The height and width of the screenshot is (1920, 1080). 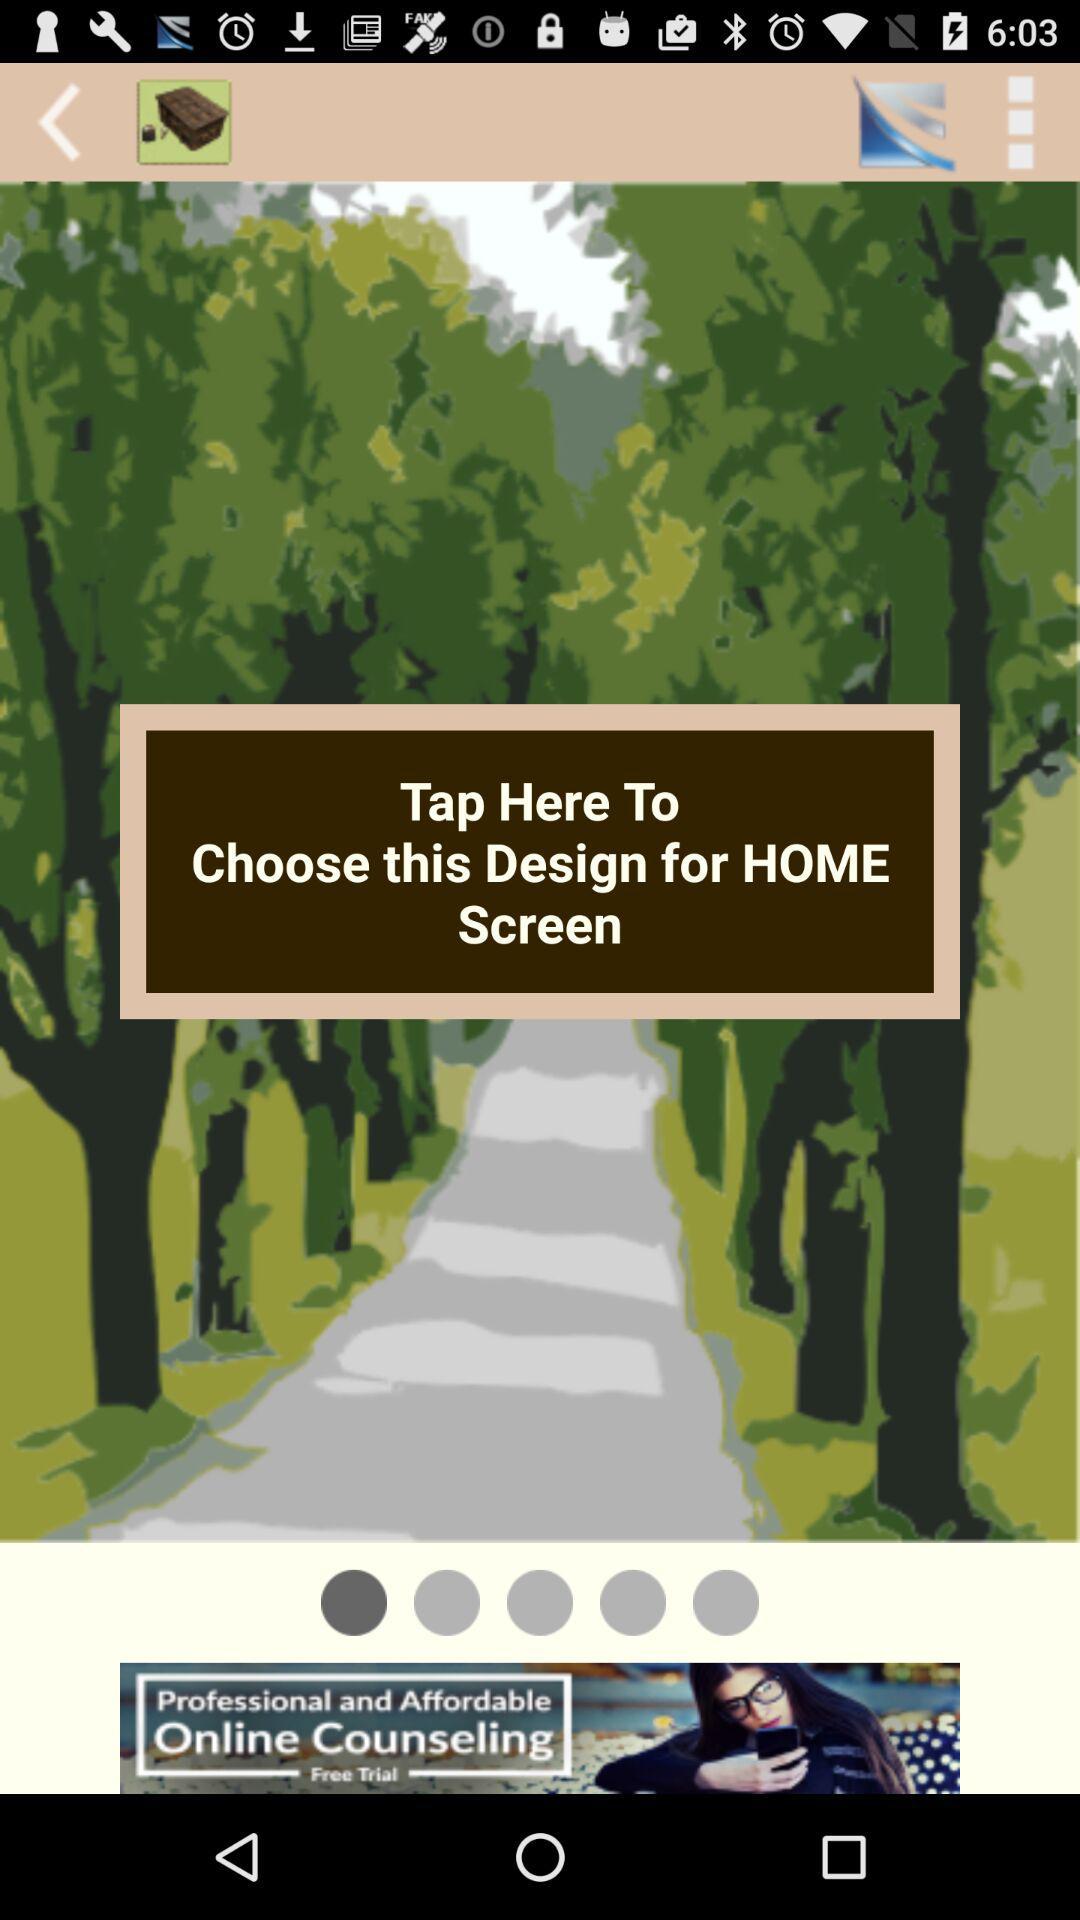 I want to click on the button, so click(x=725, y=1602).